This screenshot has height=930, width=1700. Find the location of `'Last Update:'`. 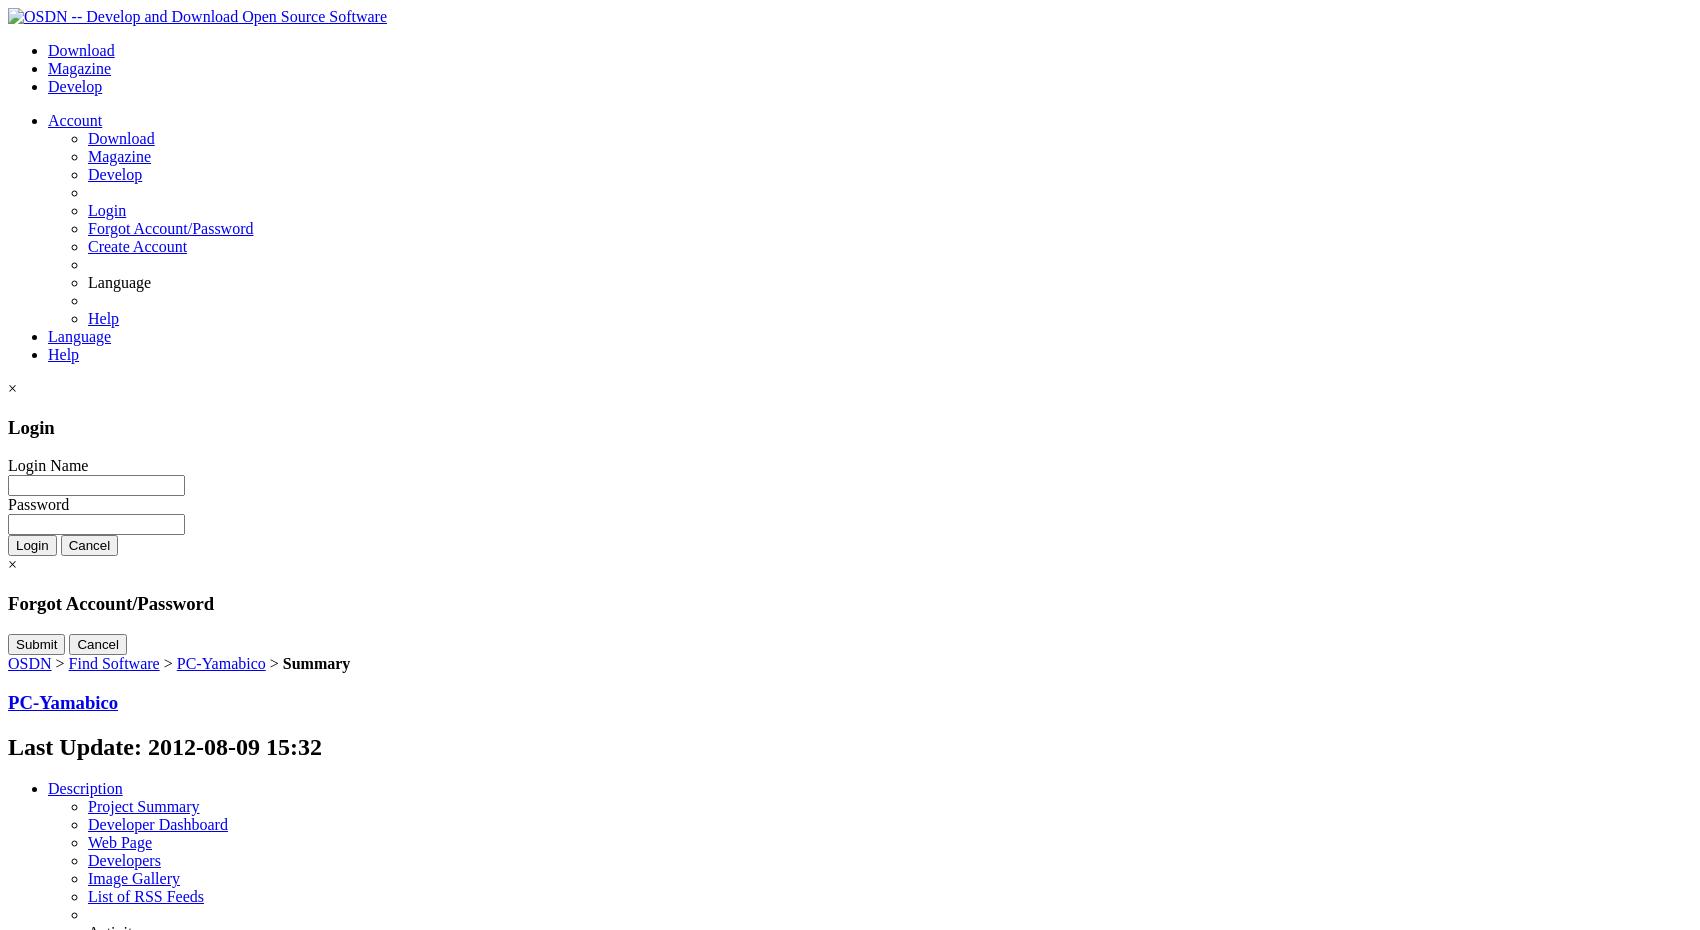

'Last Update:' is located at coordinates (78, 746).